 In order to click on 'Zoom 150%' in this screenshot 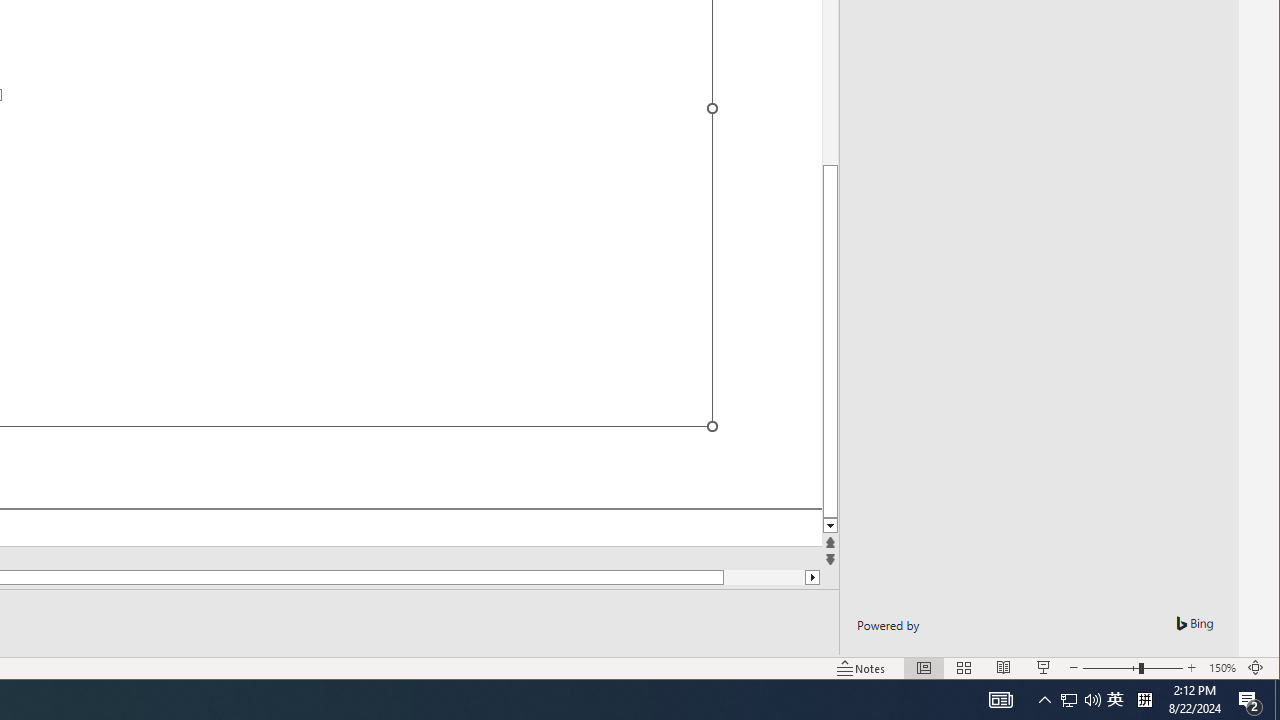, I will do `click(1221, 668)`.